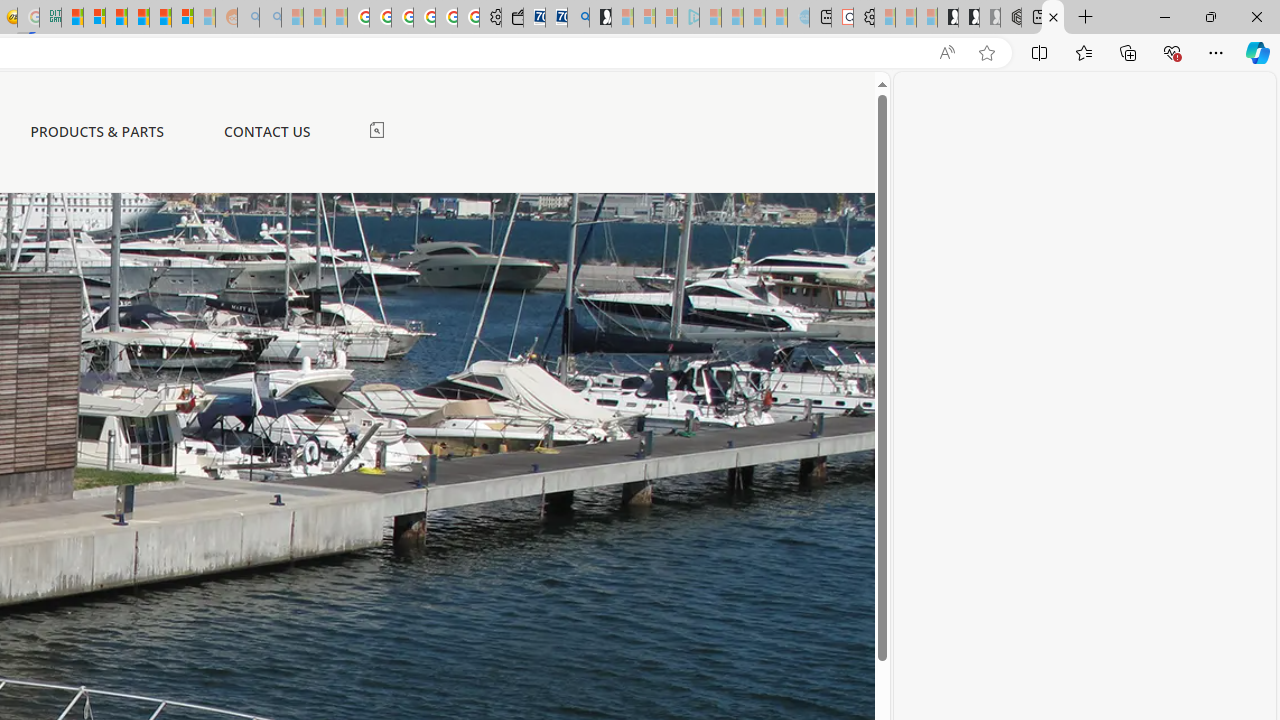  I want to click on 'PRODUCTS & PARTS', so click(96, 132).